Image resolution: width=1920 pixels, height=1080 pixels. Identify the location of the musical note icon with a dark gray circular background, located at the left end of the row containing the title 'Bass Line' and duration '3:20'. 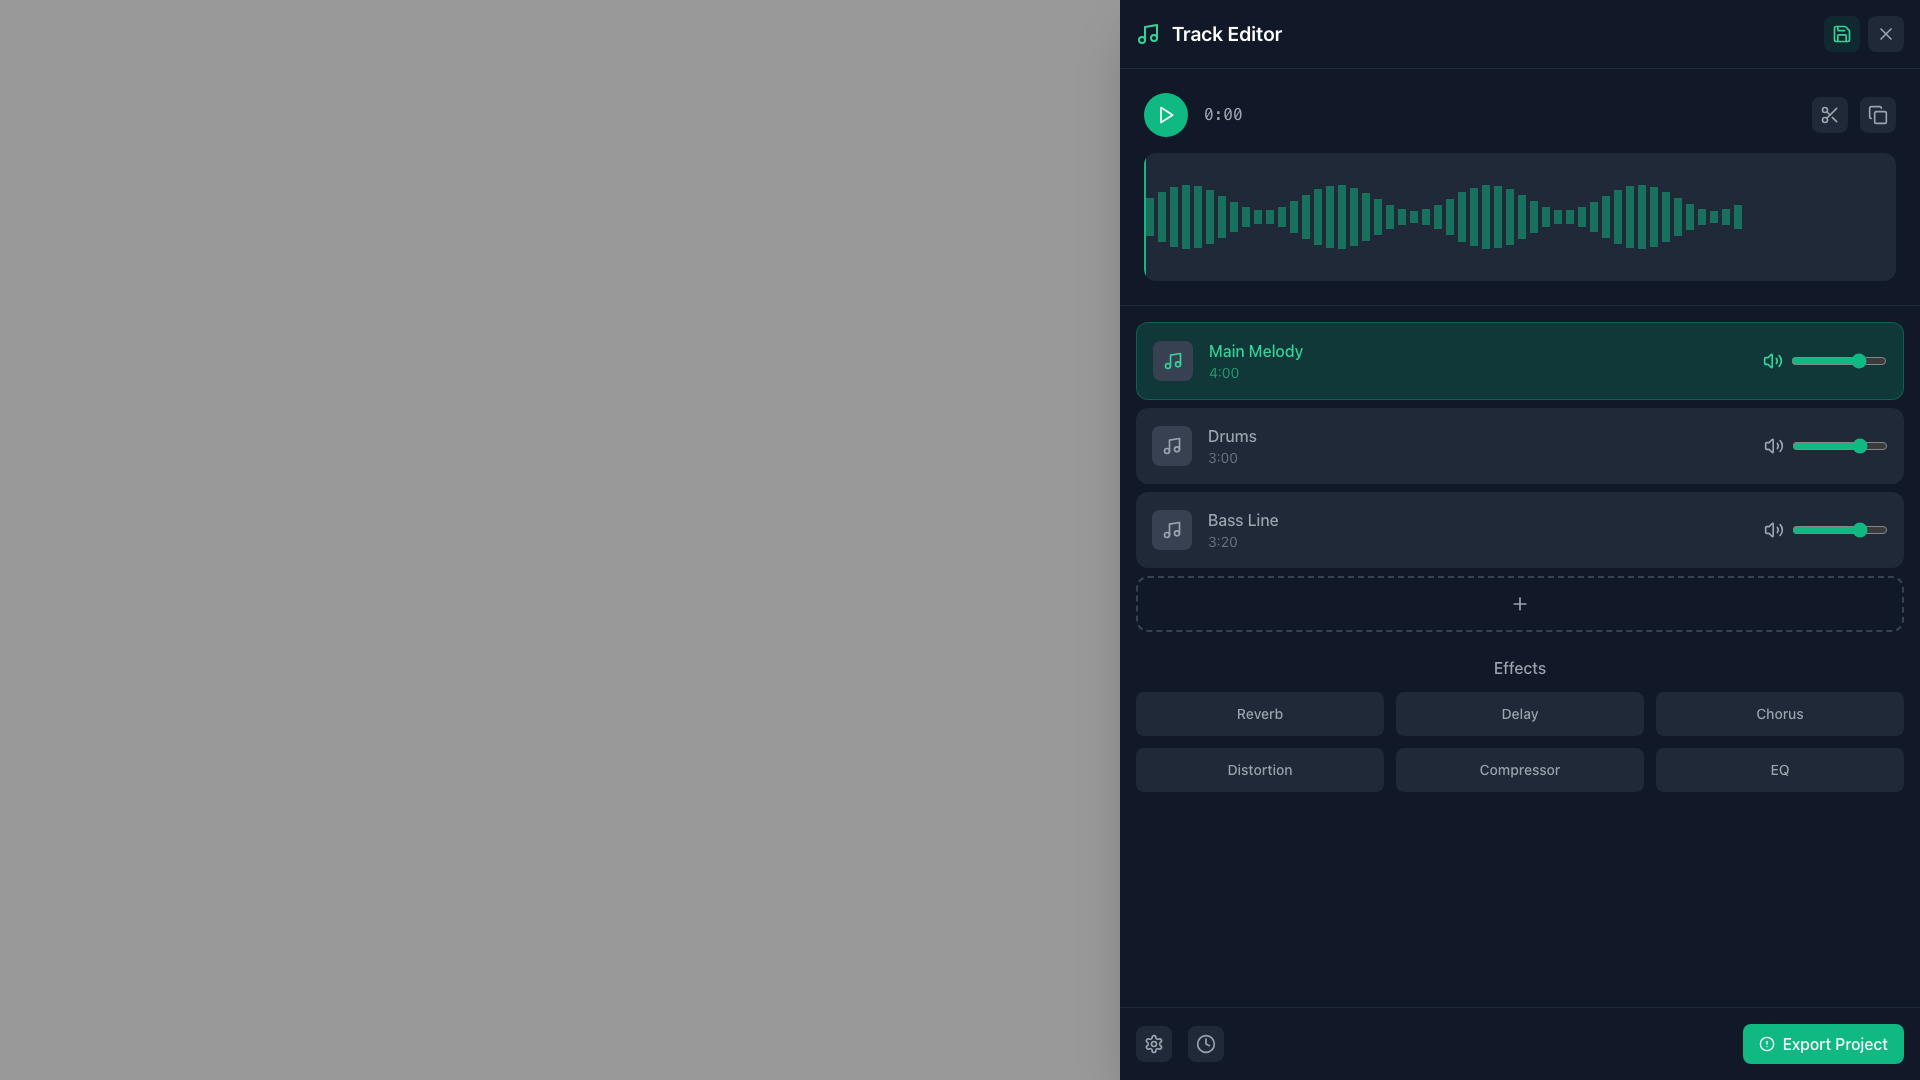
(1171, 528).